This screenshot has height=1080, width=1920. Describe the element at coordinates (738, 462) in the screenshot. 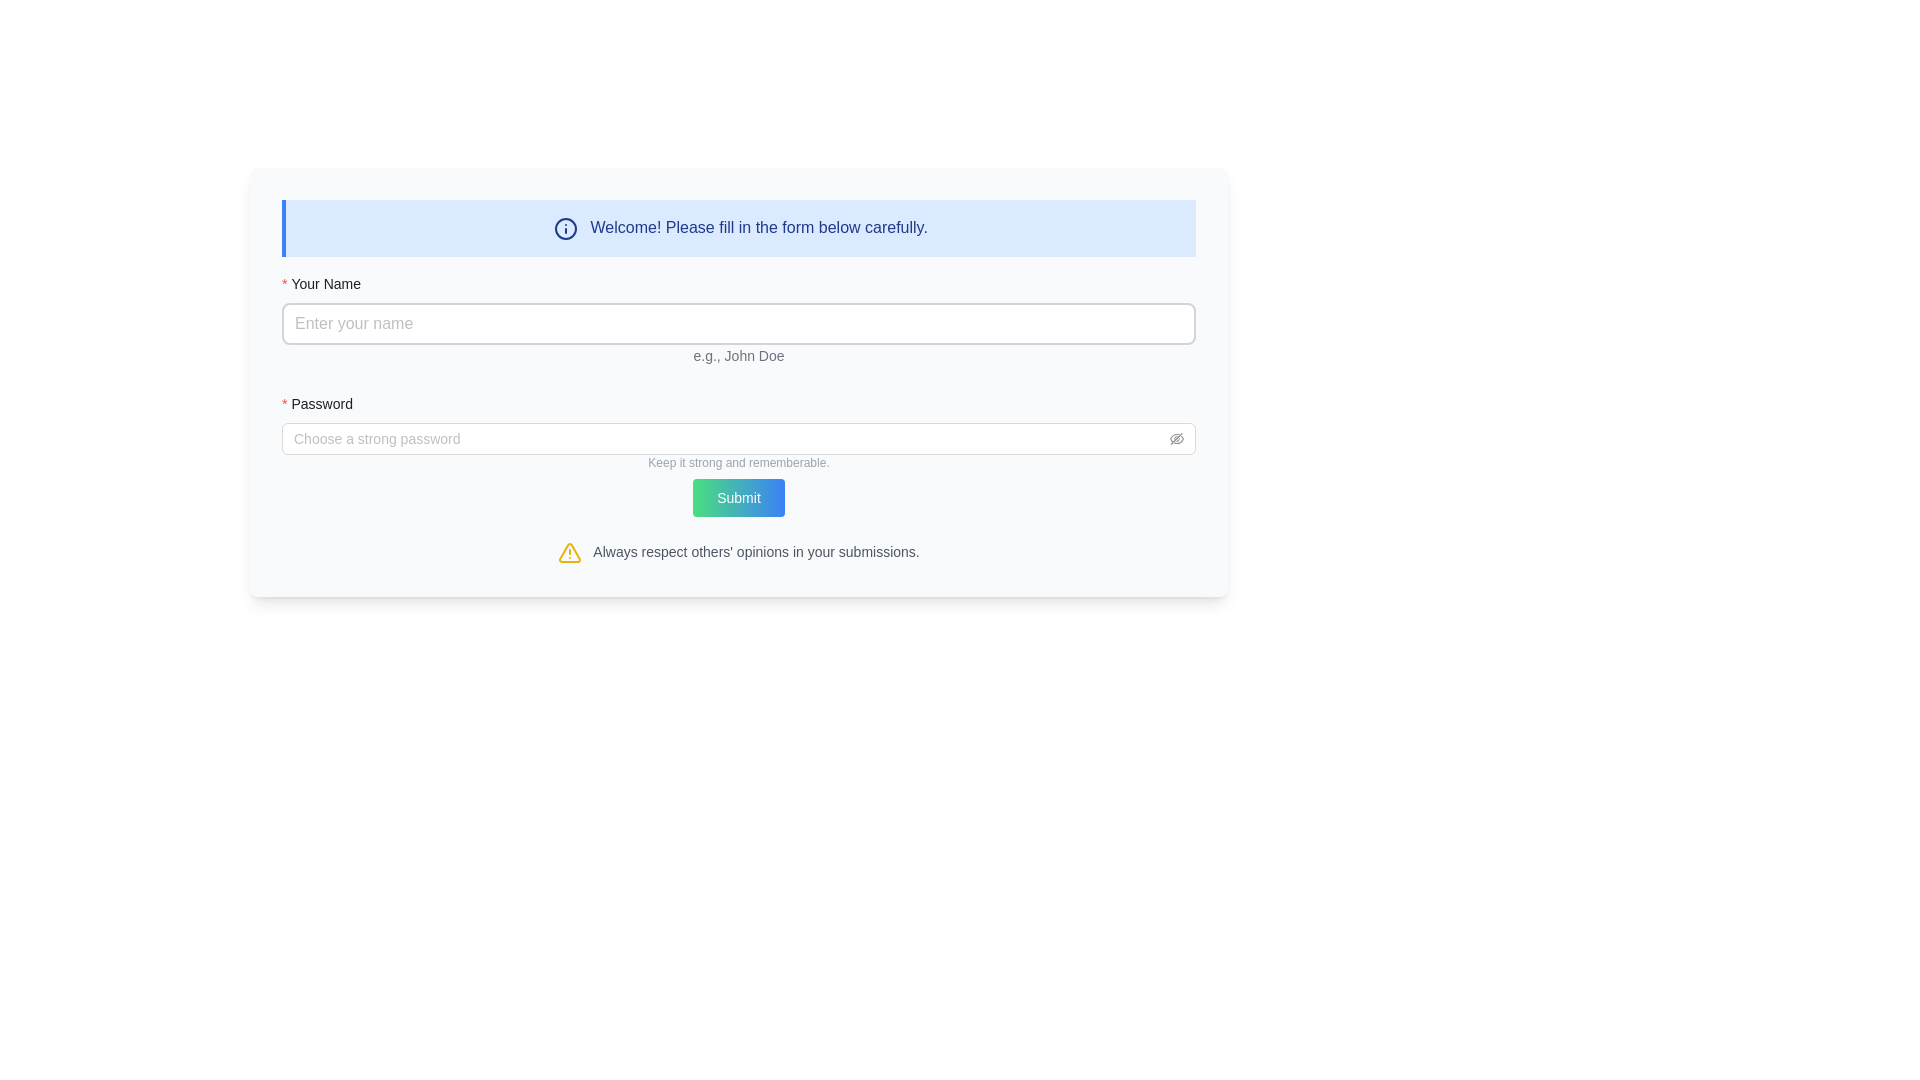

I see `the text hint or helper label that says 'Keep it strong and rememberable.' located below the password input field within the form` at that location.